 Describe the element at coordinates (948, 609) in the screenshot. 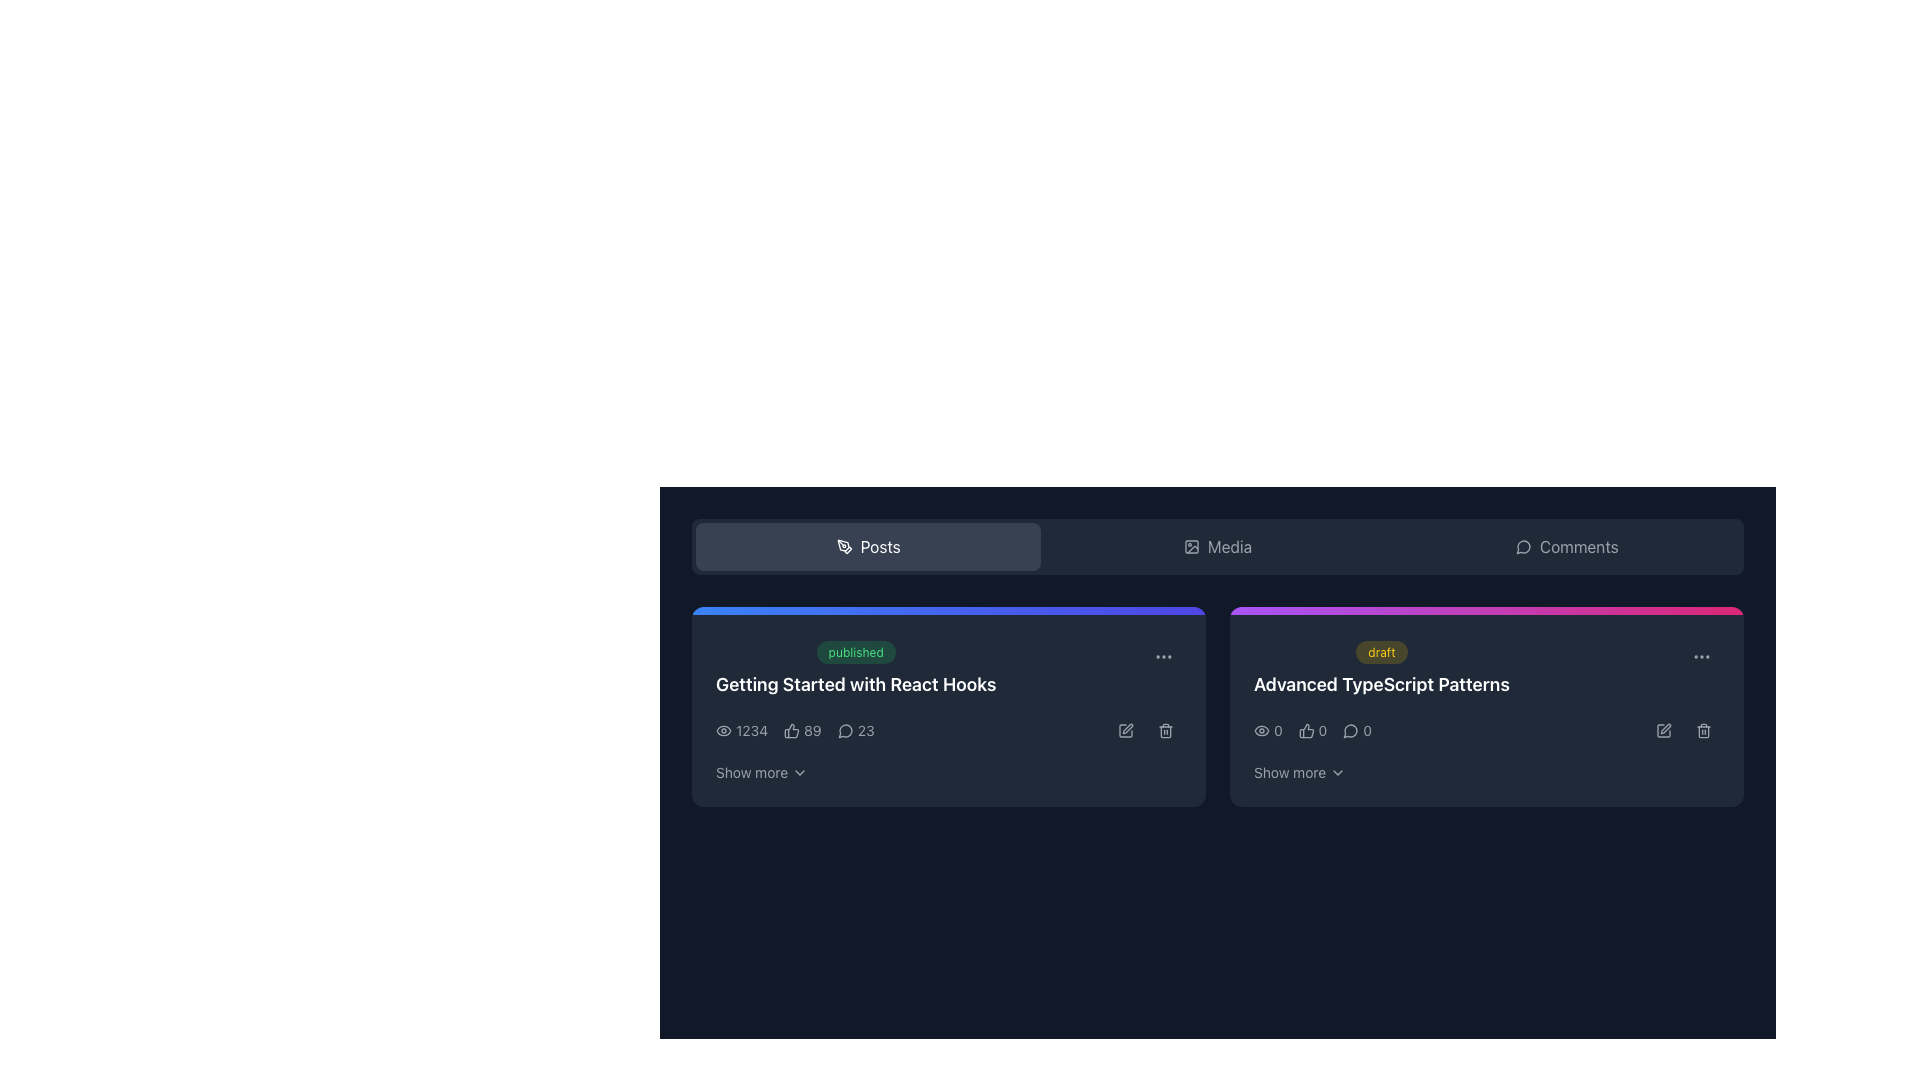

I see `the progress bar or status indicator at the top of the card layout within the grid of cards` at that location.